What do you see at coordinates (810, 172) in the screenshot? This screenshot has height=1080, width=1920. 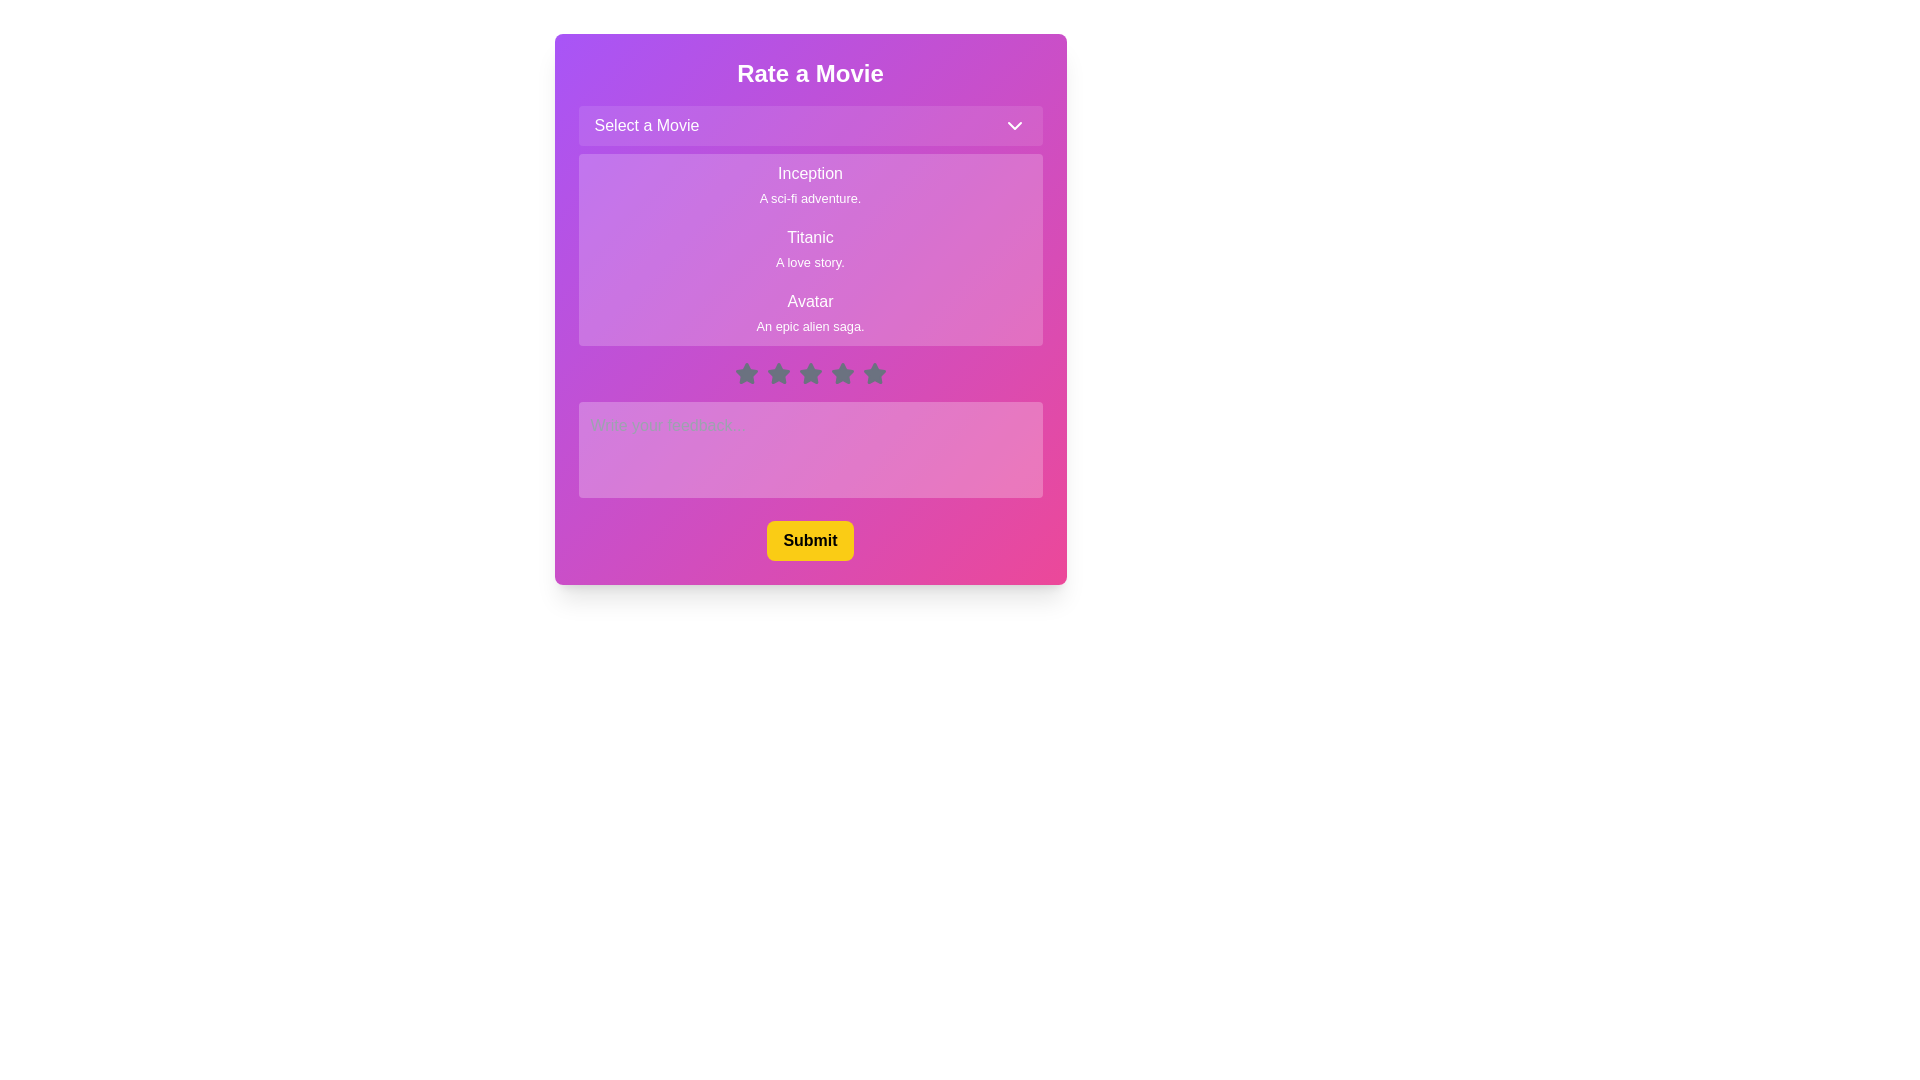 I see `the text label indicating the movie title 'Inception'` at bounding box center [810, 172].